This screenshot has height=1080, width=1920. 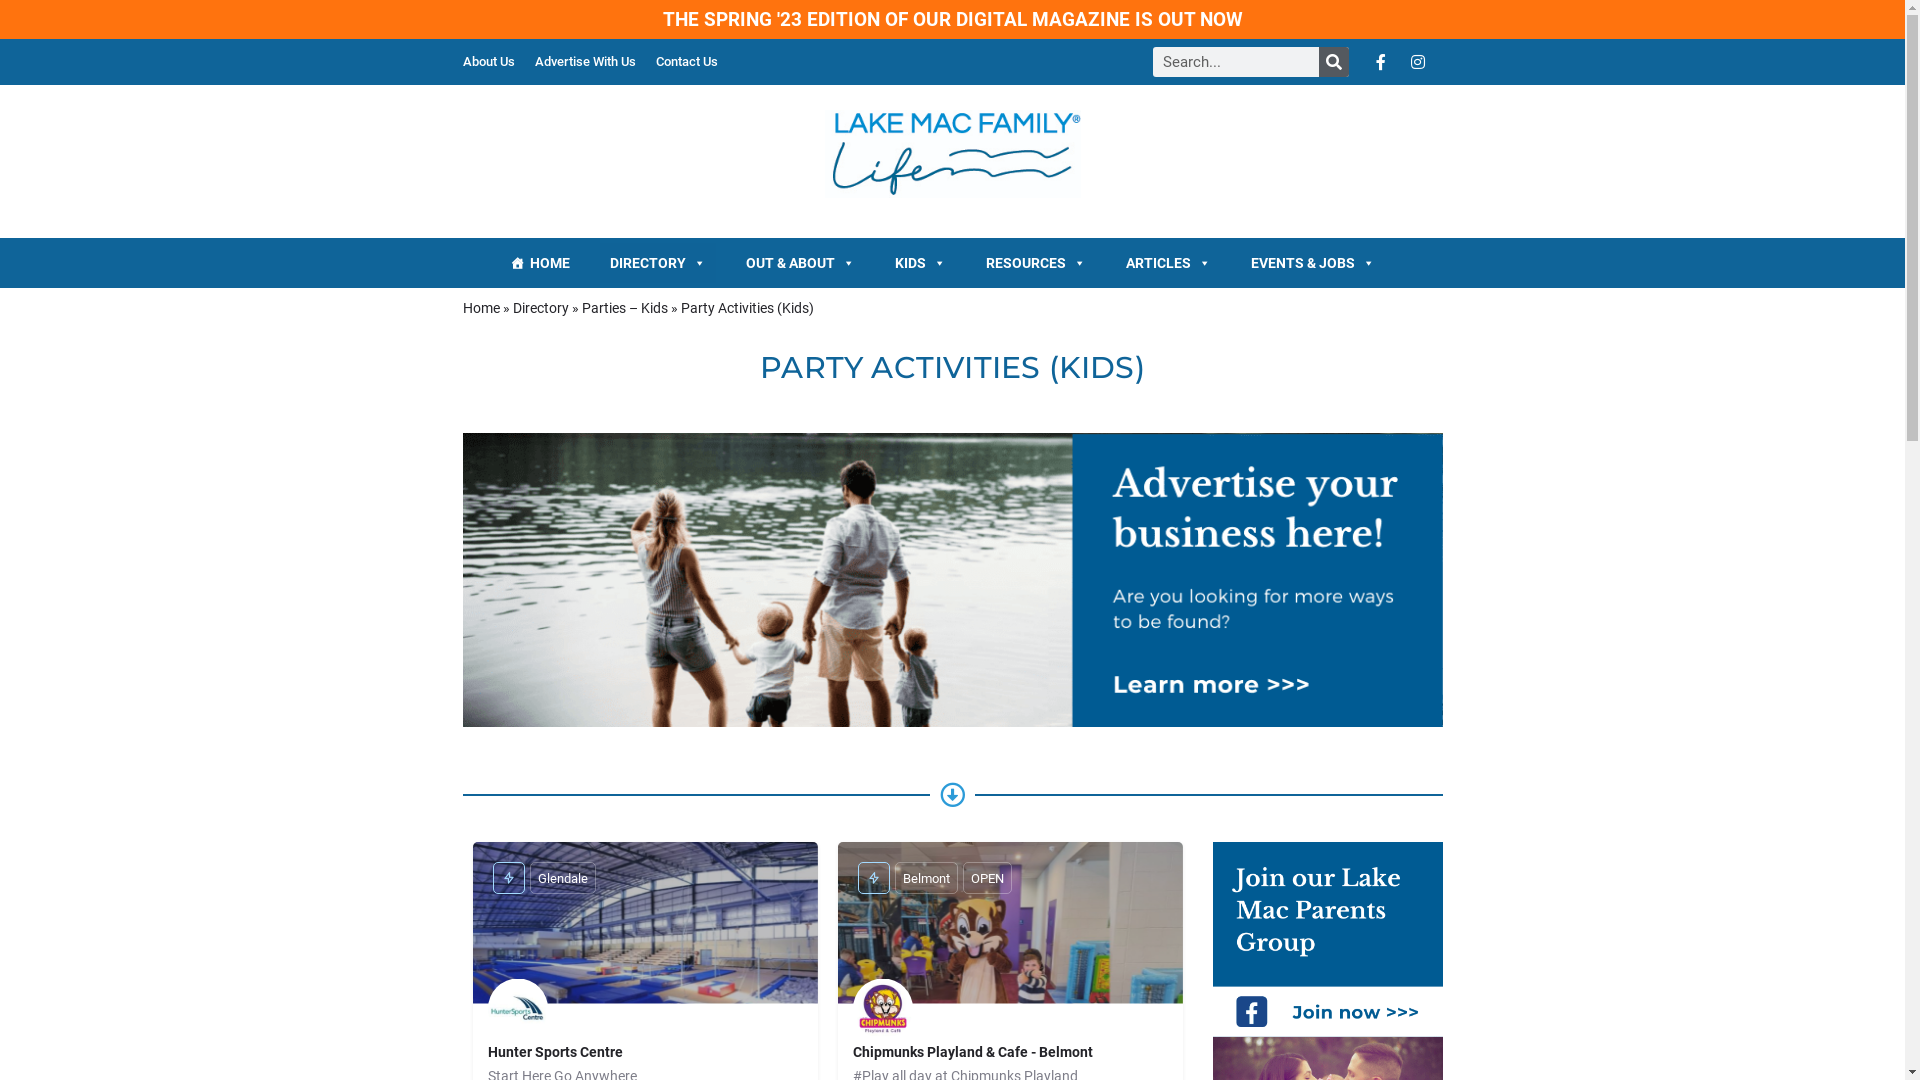 What do you see at coordinates (480, 308) in the screenshot?
I see `'Home'` at bounding box center [480, 308].